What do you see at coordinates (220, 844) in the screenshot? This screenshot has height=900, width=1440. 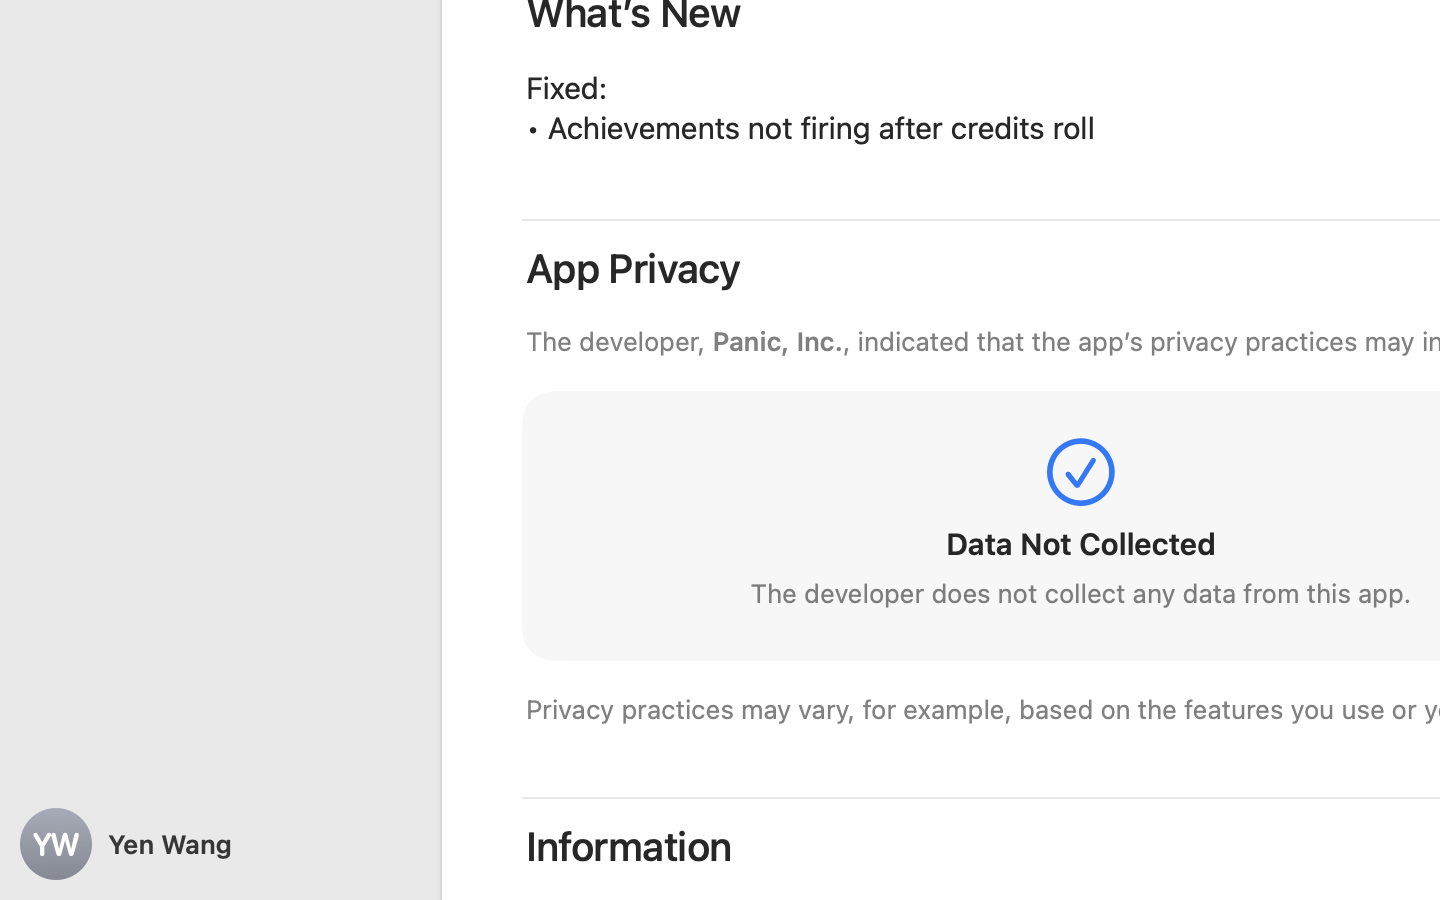 I see `'Yen Wang'` at bounding box center [220, 844].